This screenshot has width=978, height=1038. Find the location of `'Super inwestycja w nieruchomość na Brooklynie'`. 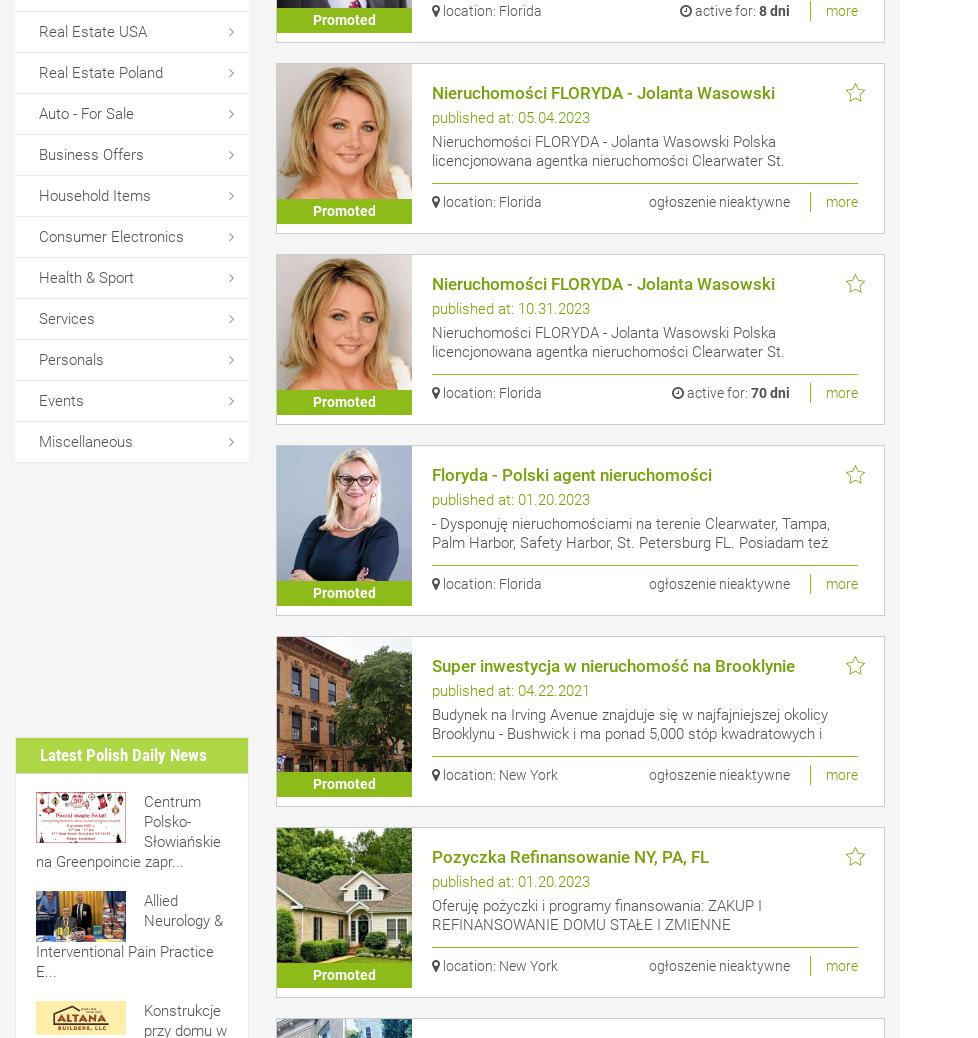

'Super inwestycja w nieruchomość na Brooklynie' is located at coordinates (612, 664).